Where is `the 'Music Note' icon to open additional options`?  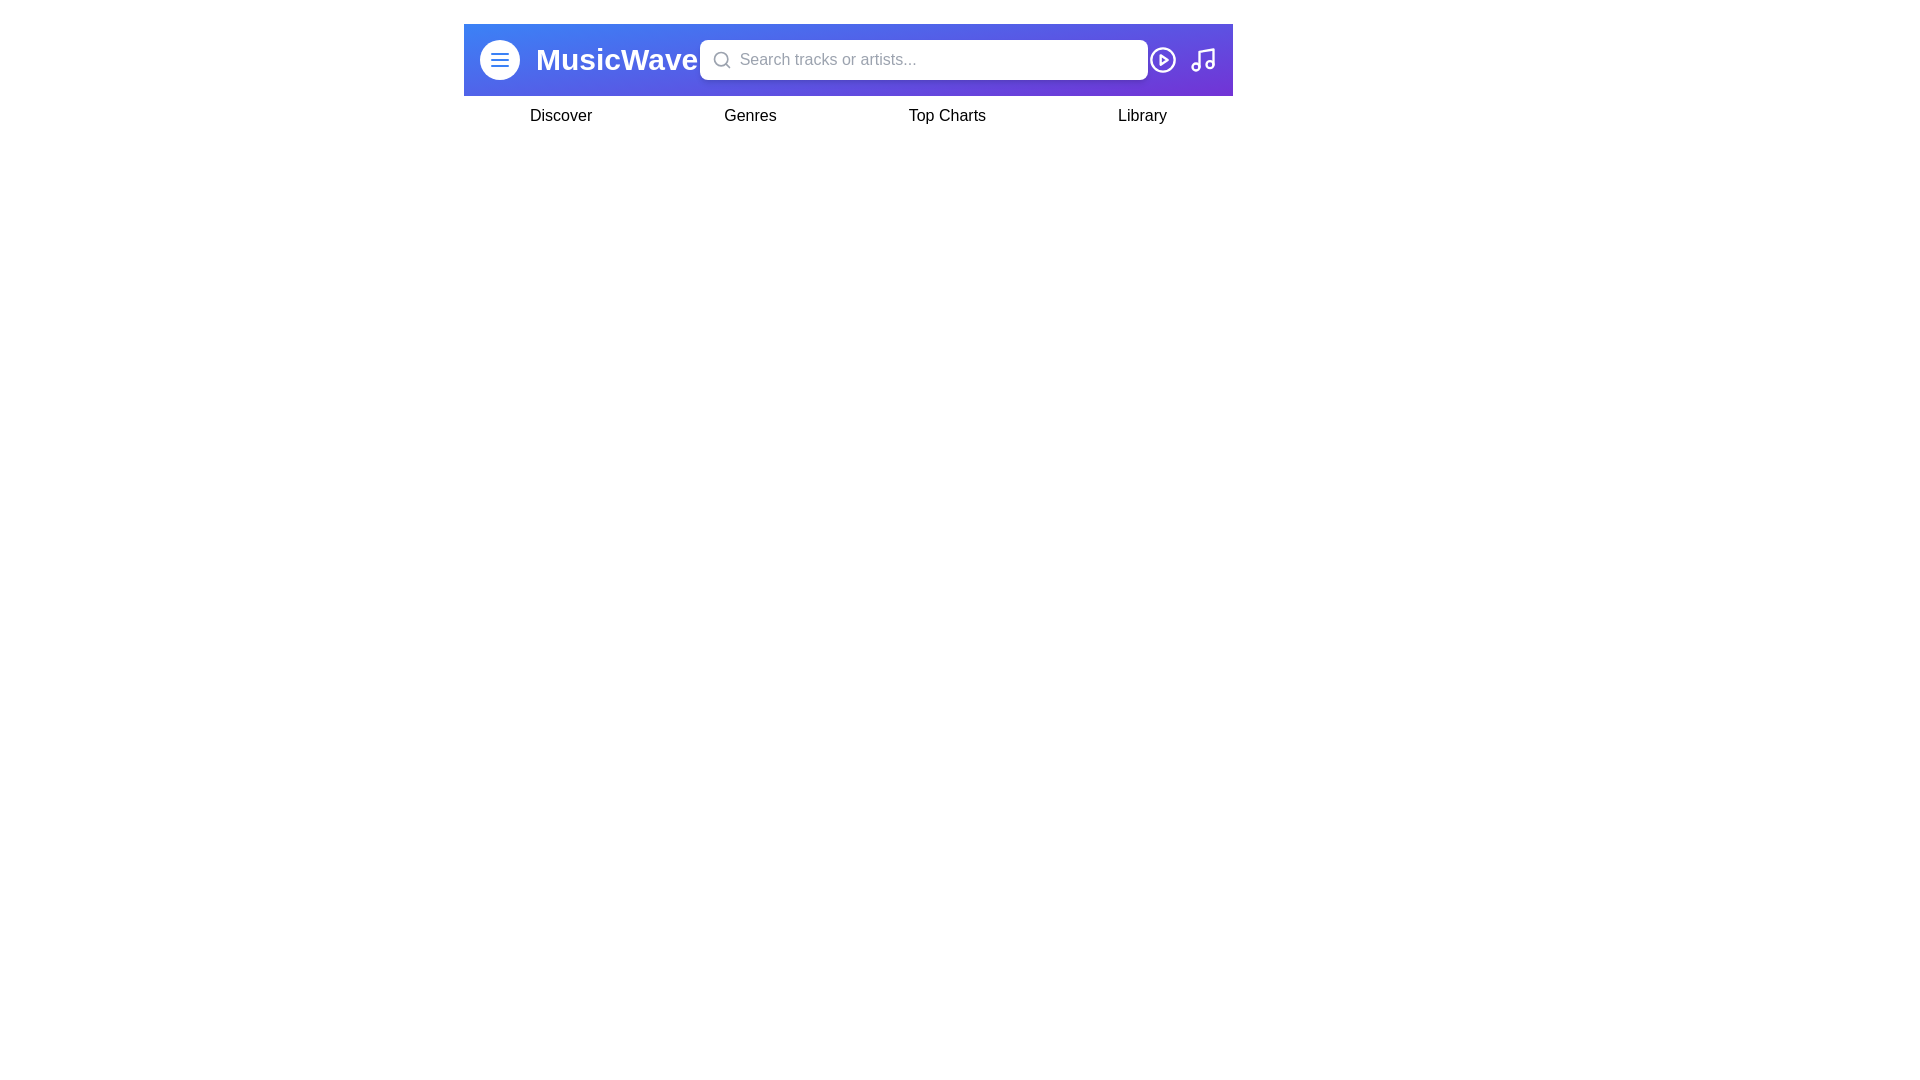 the 'Music Note' icon to open additional options is located at coordinates (1202, 59).